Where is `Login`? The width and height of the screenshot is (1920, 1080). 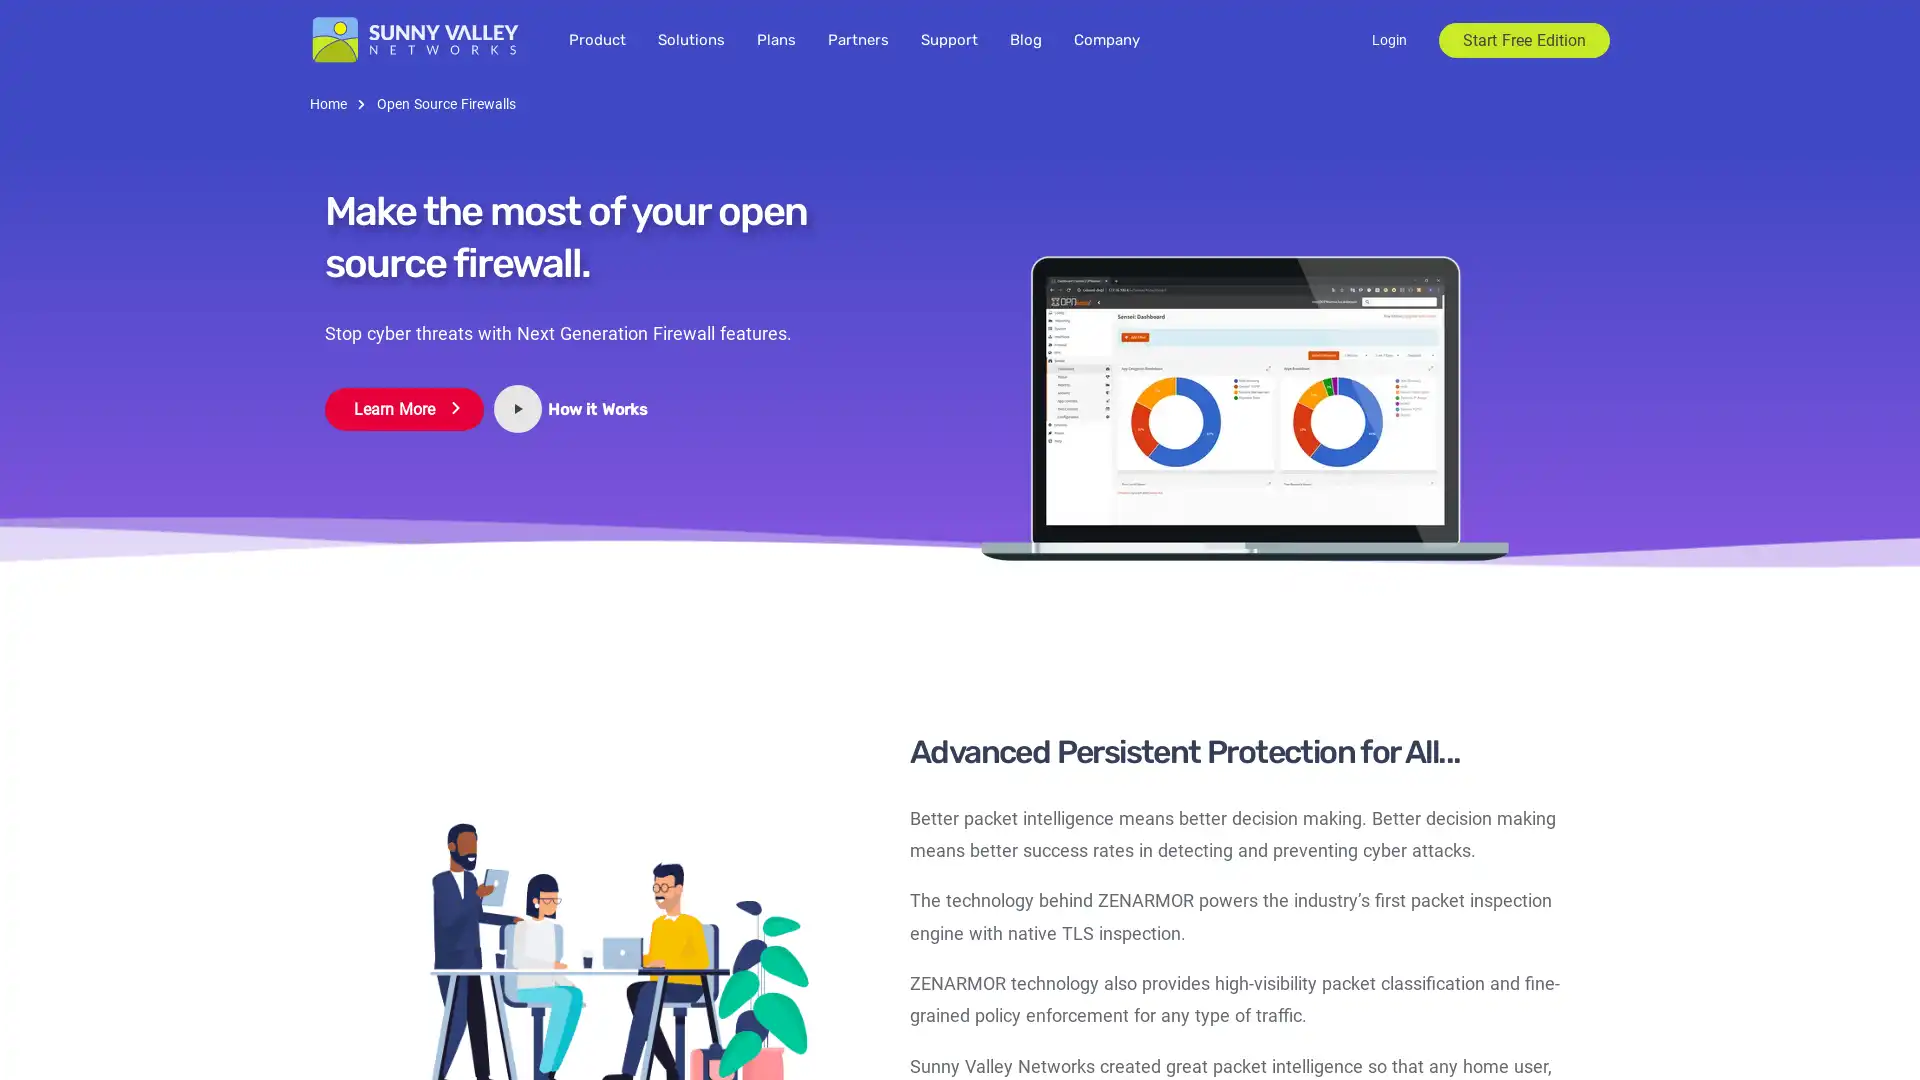
Login is located at coordinates (1388, 39).